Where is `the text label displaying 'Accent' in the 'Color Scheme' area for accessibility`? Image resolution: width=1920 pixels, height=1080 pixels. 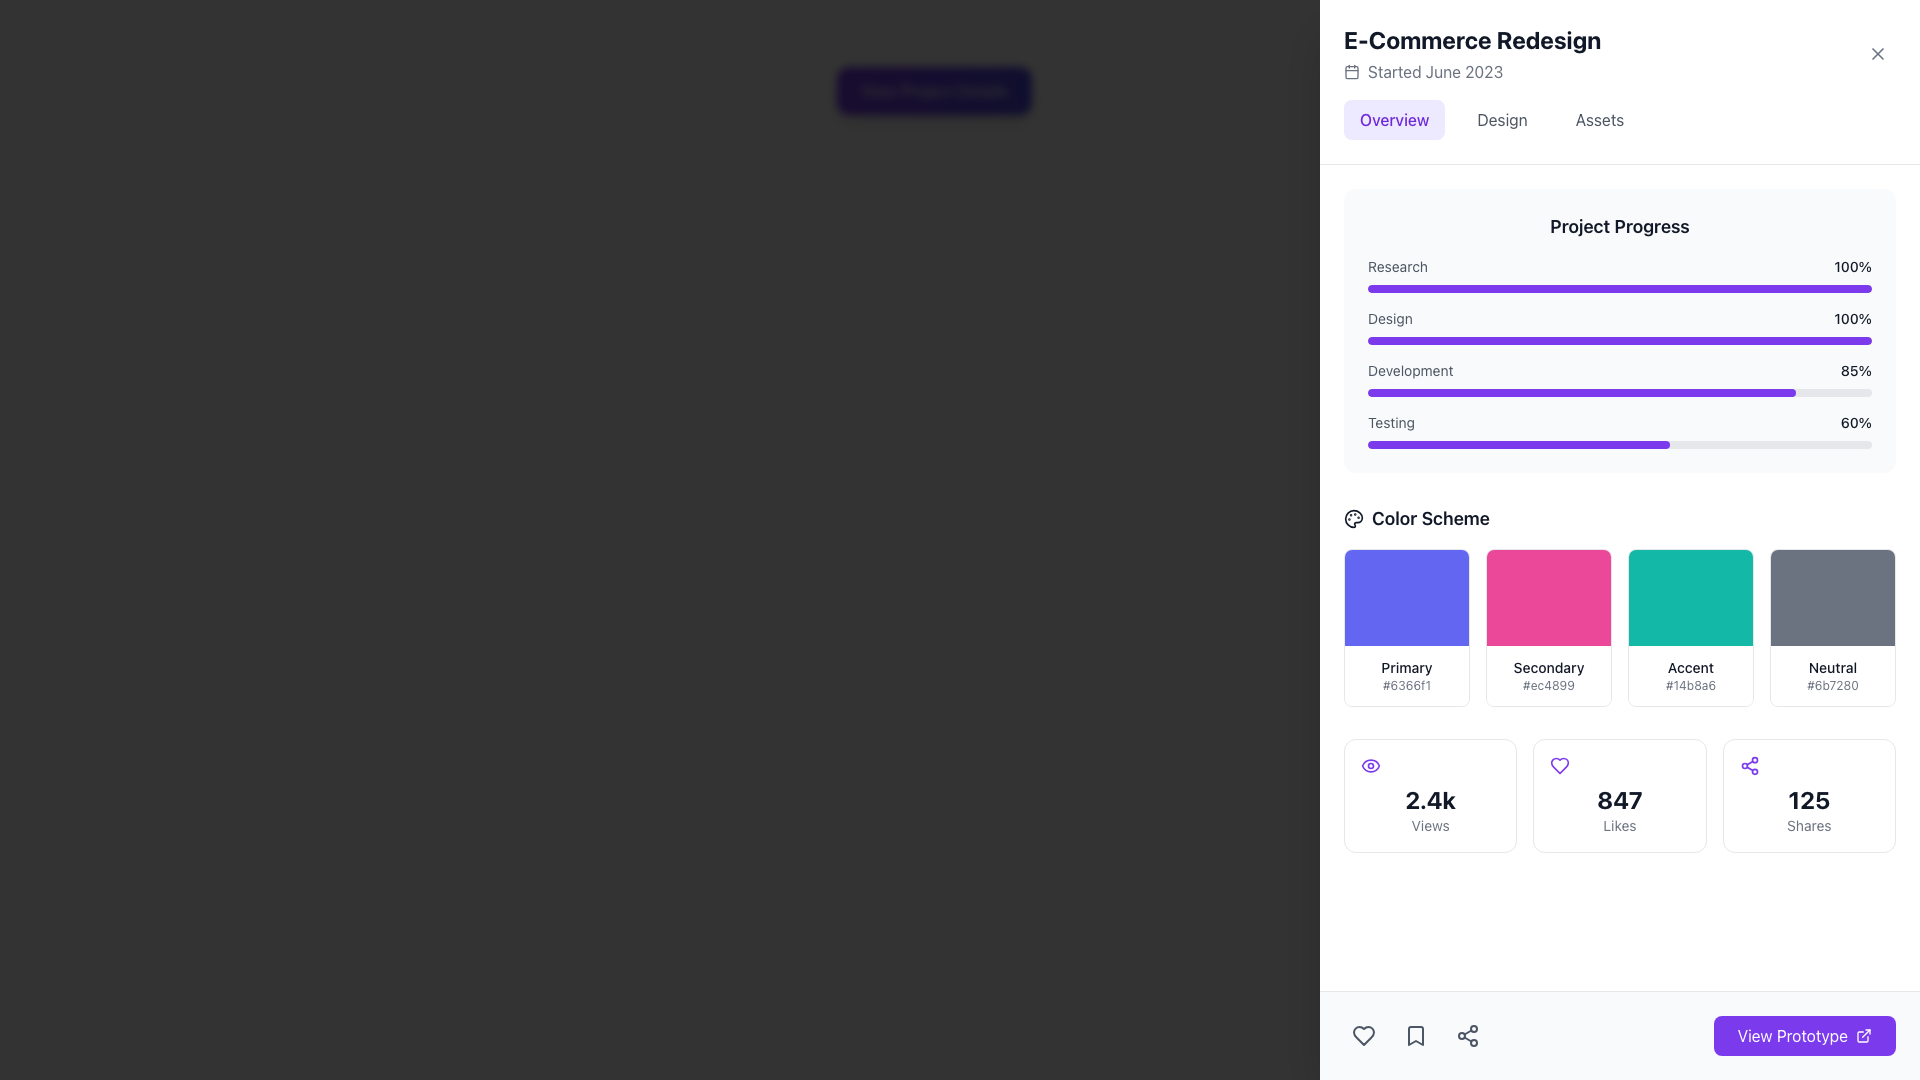
the text label displaying 'Accent' in the 'Color Scheme' area for accessibility is located at coordinates (1689, 667).